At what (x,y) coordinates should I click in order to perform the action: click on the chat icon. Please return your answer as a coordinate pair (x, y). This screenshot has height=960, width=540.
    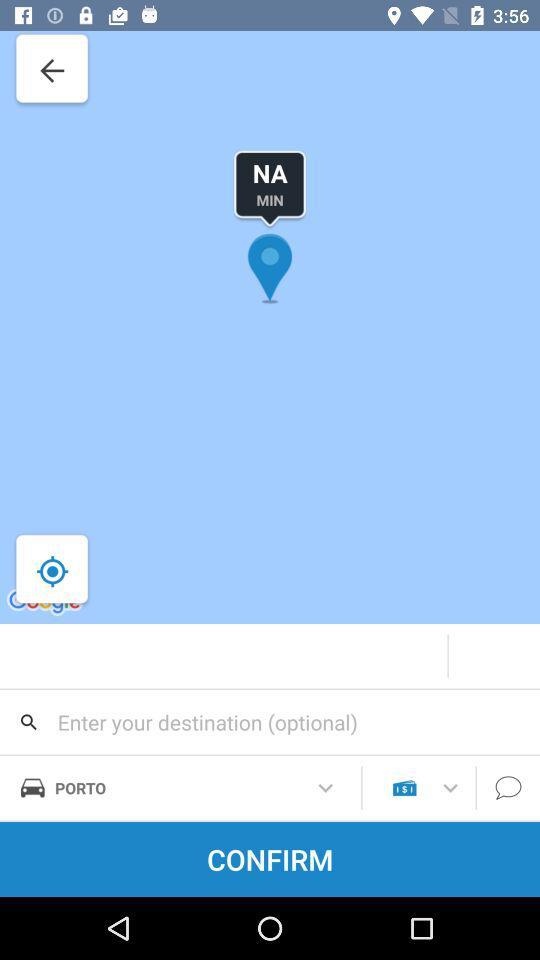
    Looking at the image, I should click on (508, 788).